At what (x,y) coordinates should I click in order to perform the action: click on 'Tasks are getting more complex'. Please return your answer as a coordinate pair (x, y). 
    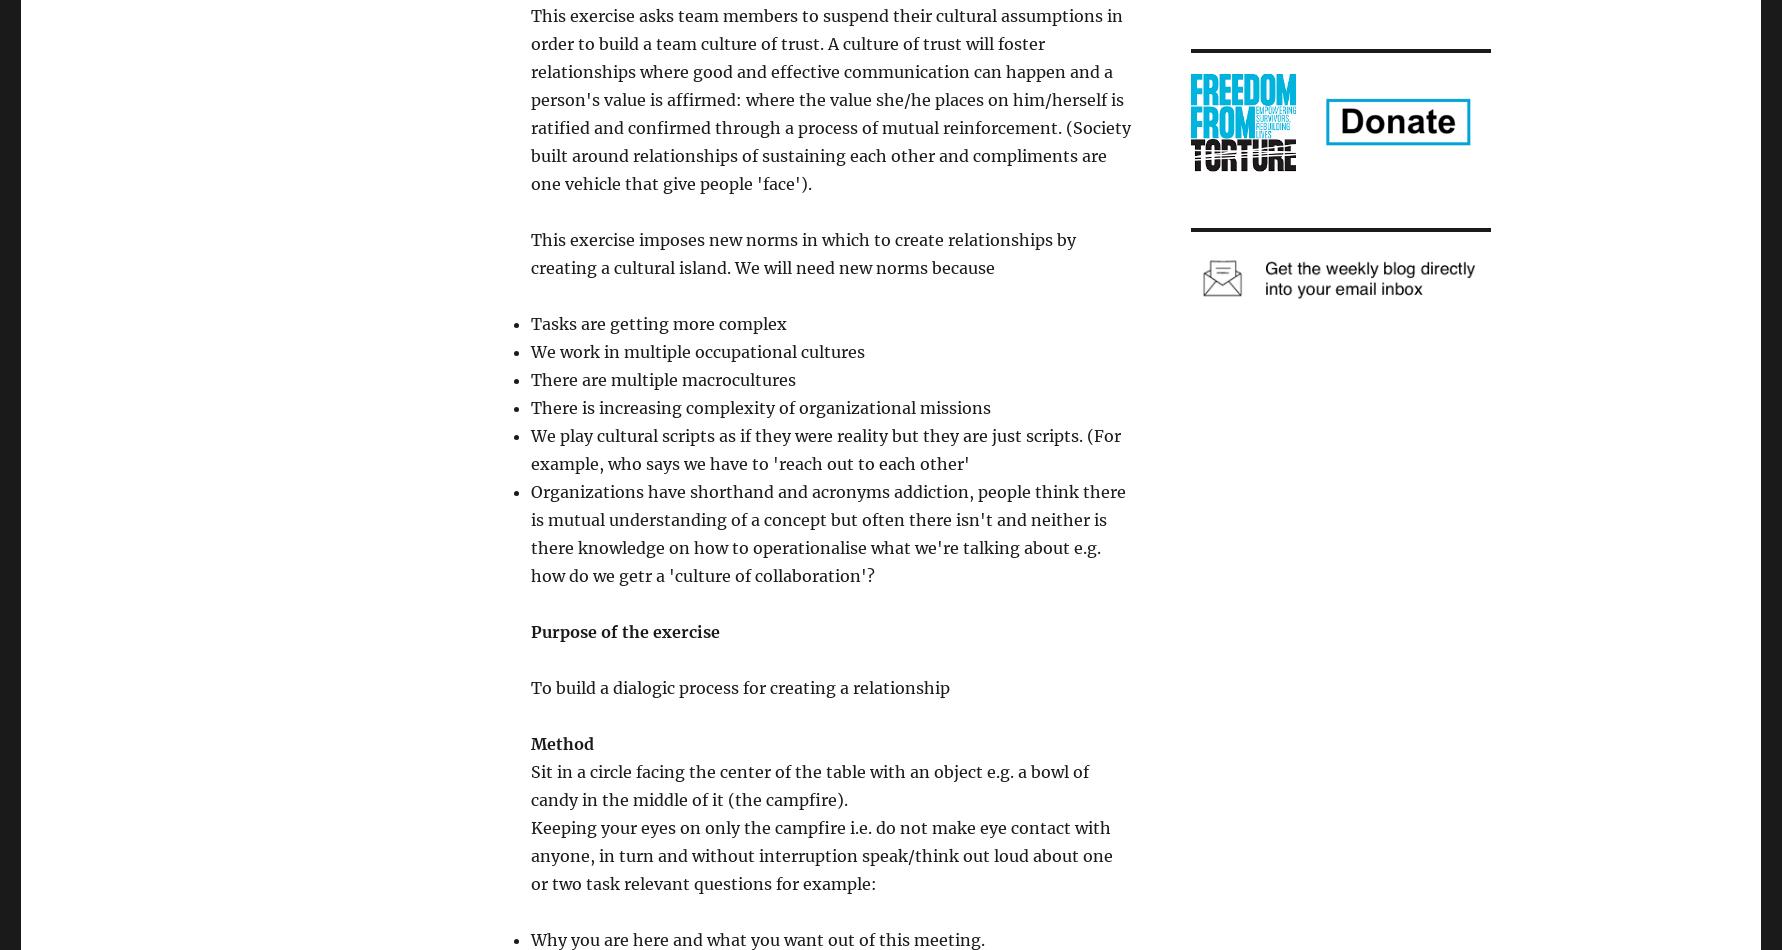
    Looking at the image, I should click on (657, 323).